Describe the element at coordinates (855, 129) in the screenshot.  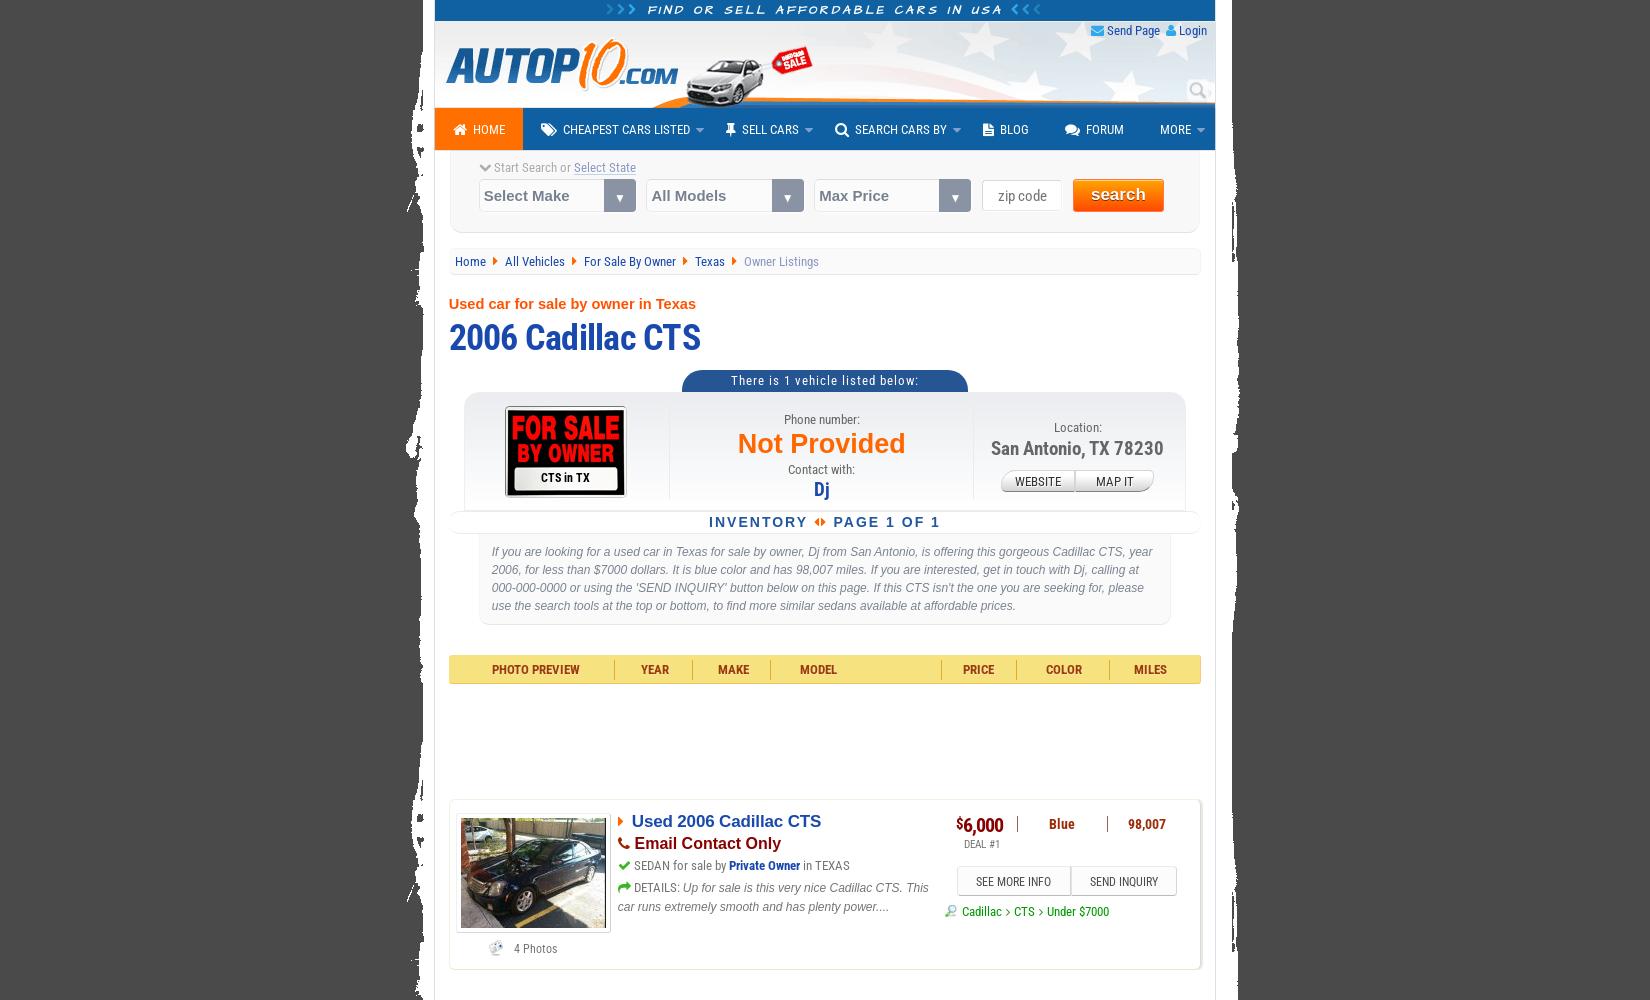
I see `'Search Cars By'` at that location.